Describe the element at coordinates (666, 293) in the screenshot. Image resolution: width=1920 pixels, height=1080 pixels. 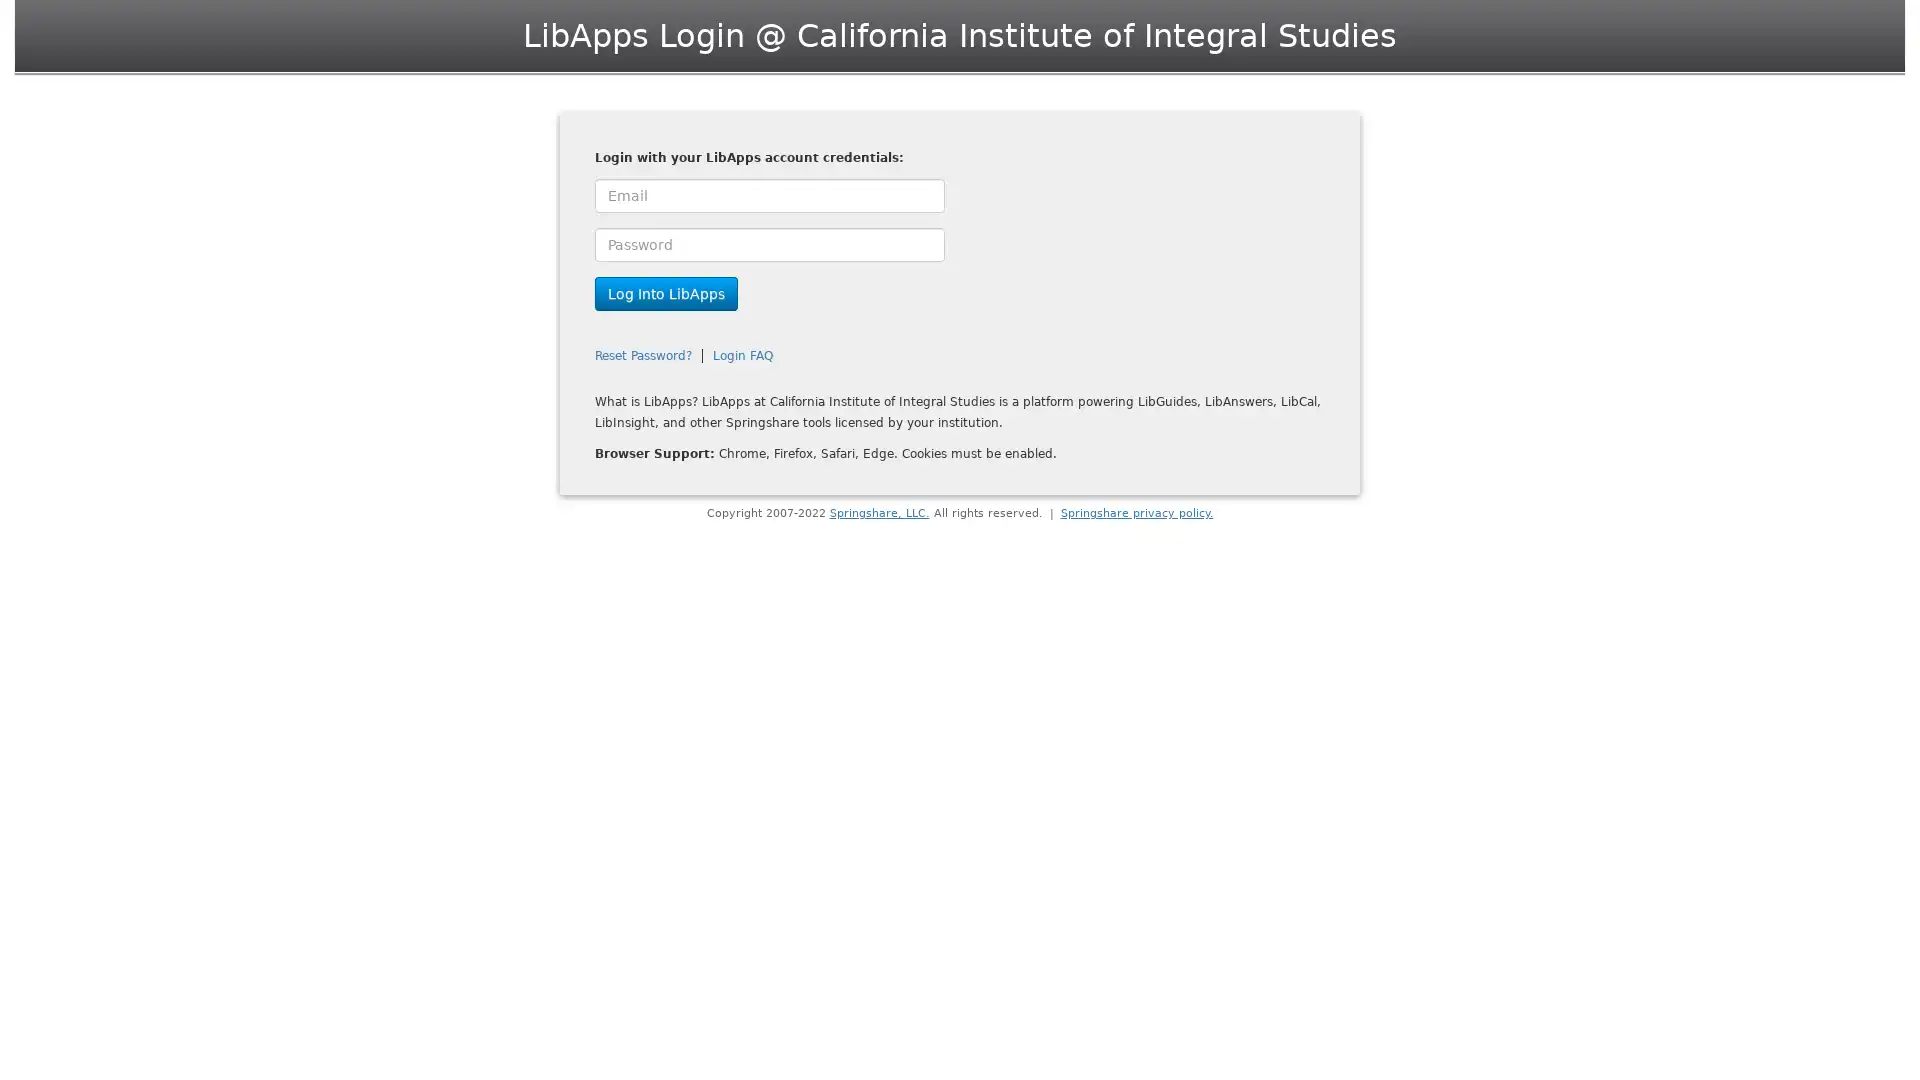
I see `Log Into LibApps` at that location.